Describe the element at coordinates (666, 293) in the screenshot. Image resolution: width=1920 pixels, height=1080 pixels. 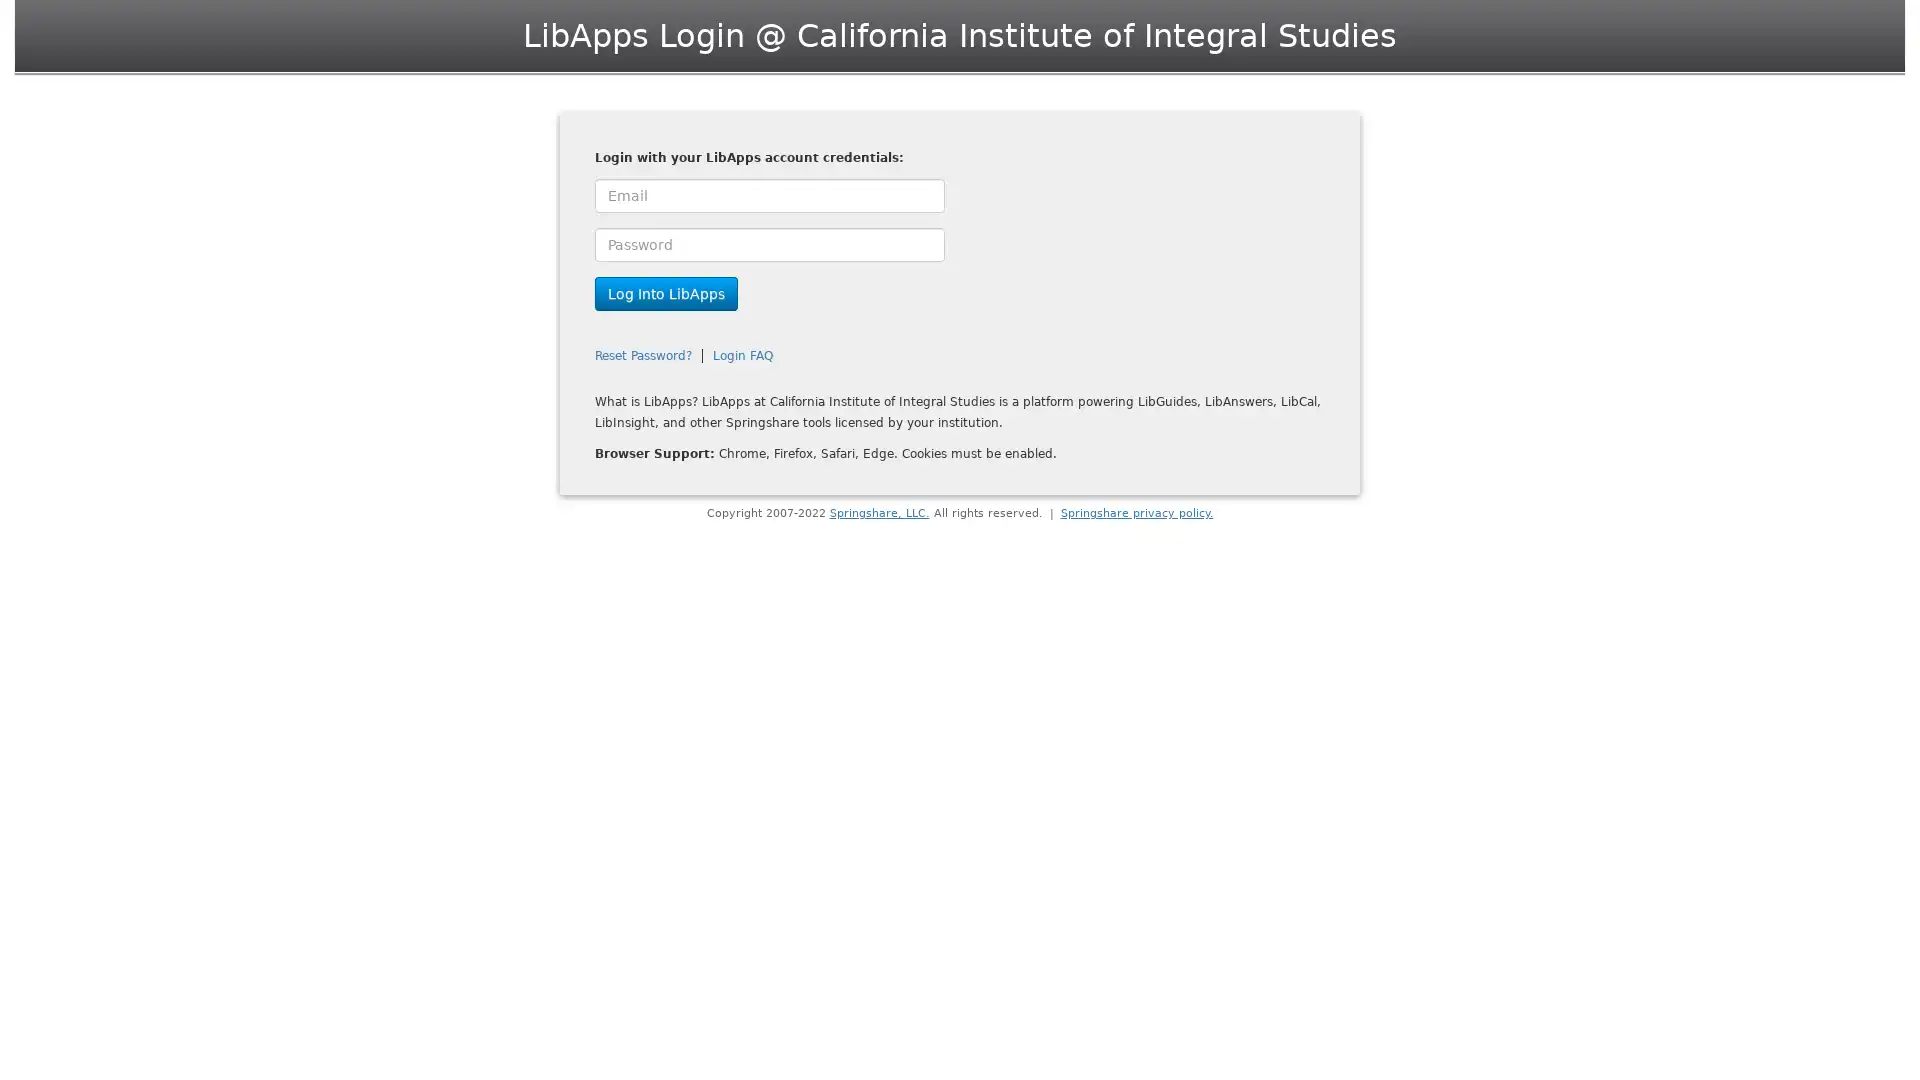
I see `Log Into LibApps` at that location.